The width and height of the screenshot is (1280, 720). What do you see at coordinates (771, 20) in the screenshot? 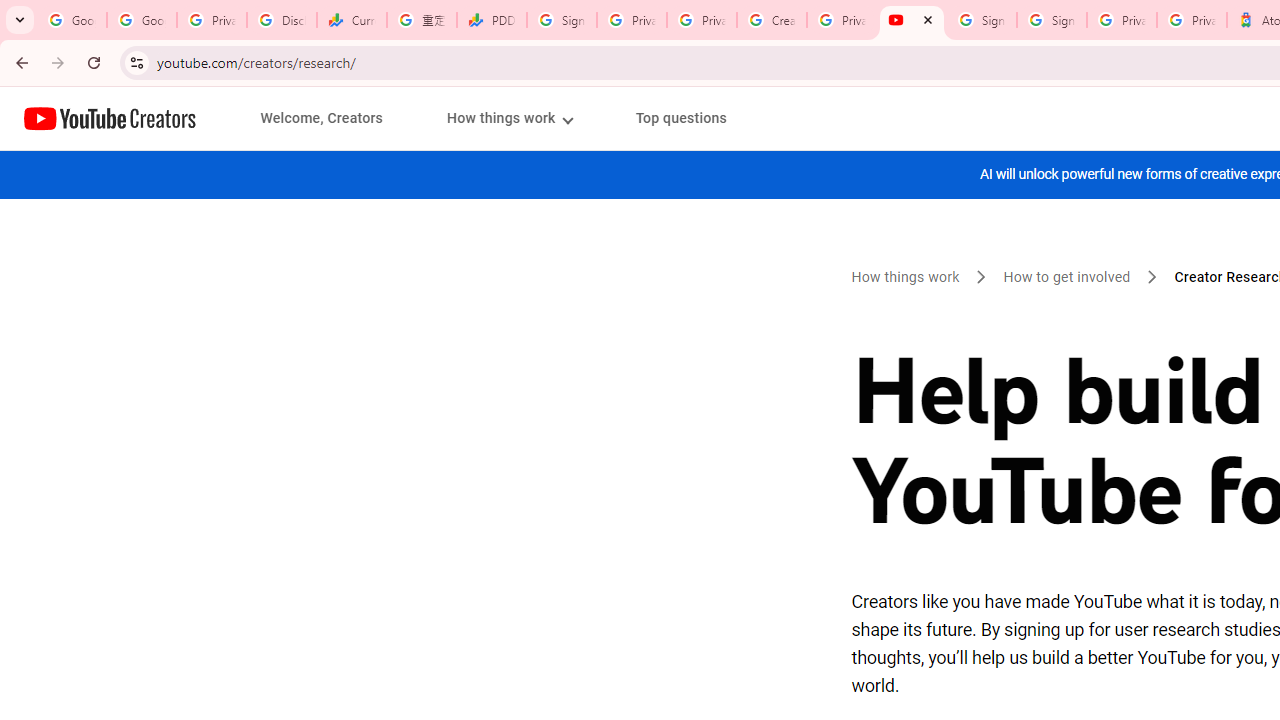
I see `'Create your Google Account'` at bounding box center [771, 20].